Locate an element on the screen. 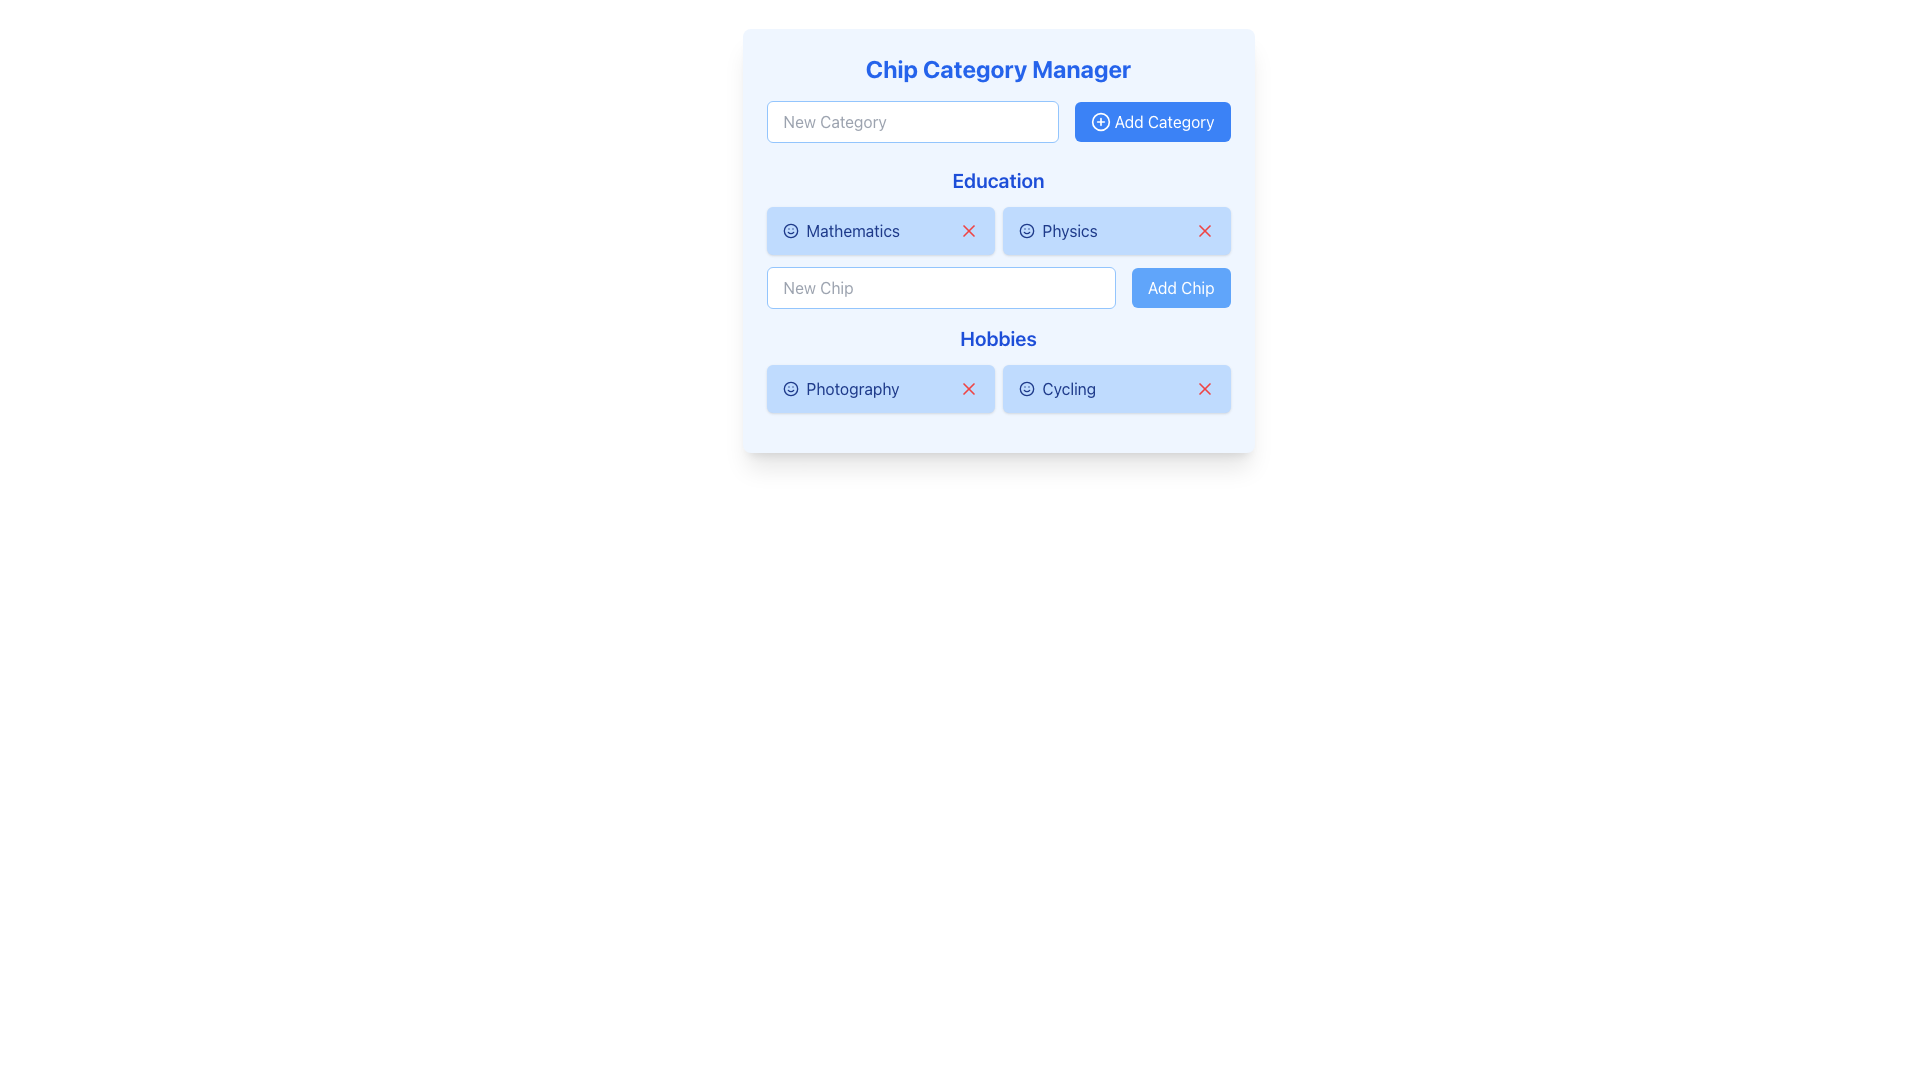 Image resolution: width=1920 pixels, height=1080 pixels. the 'Add Chip' button, which has a blue background and white text, located to the right of the 'New Chip' input field in the 'Education' section is located at coordinates (1181, 288).